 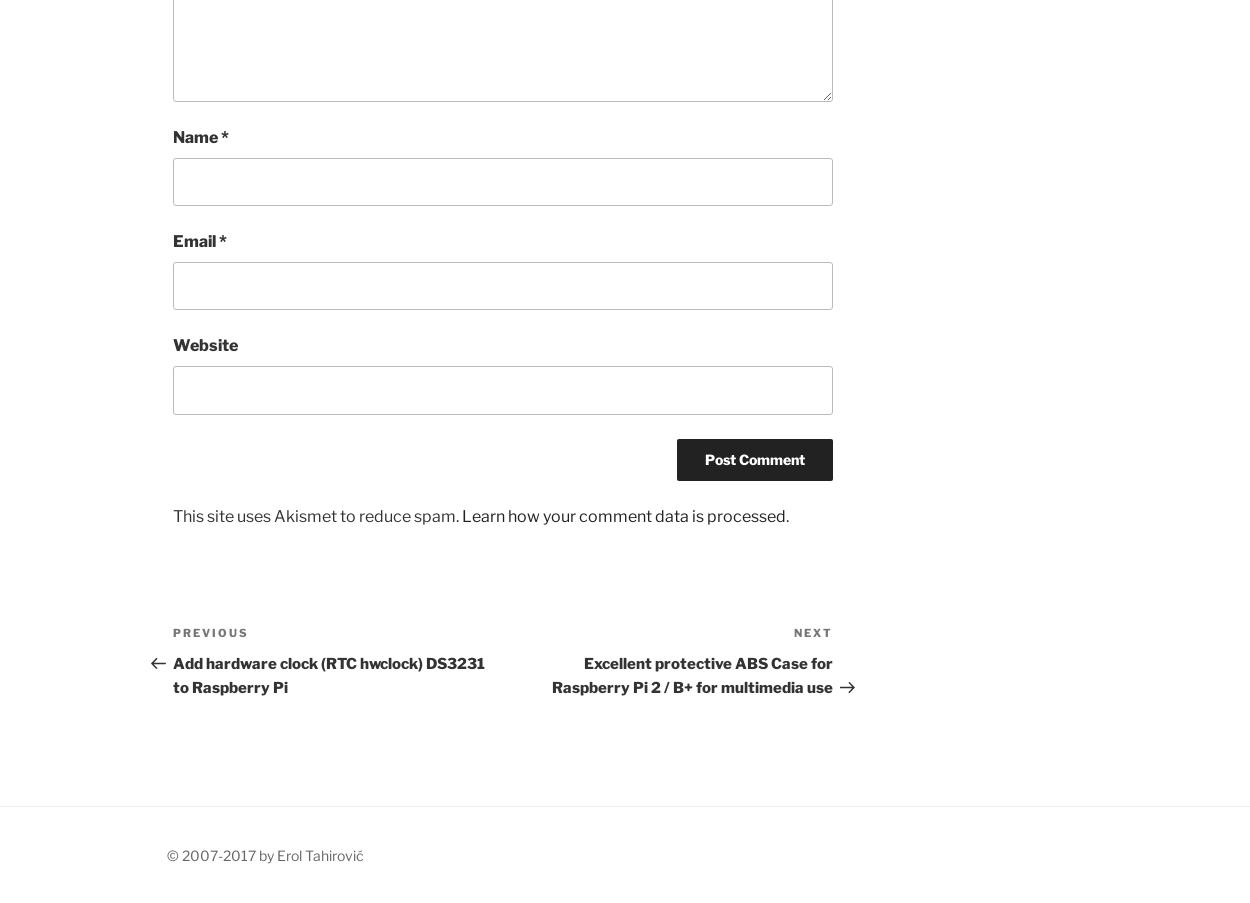 What do you see at coordinates (461, 515) in the screenshot?
I see `'Learn how your comment data is processed'` at bounding box center [461, 515].